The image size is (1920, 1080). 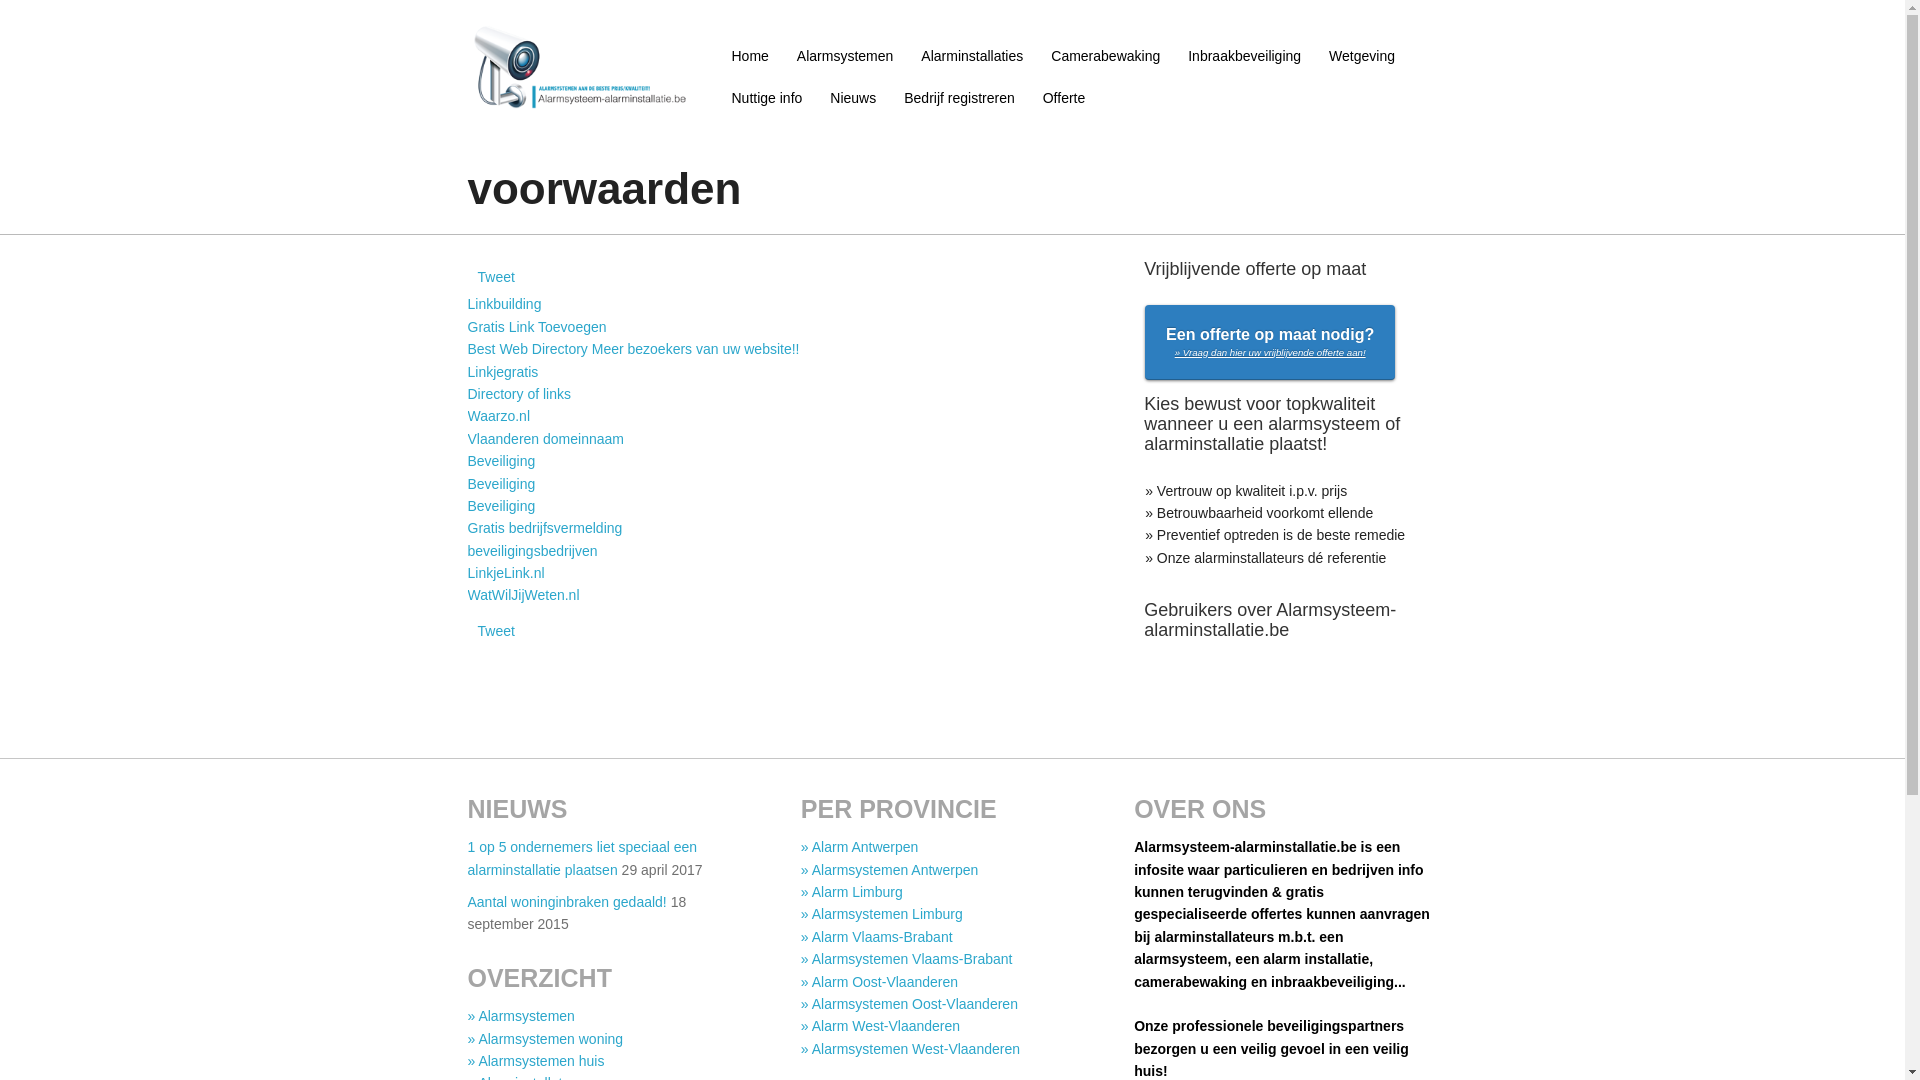 I want to click on 'Nuttige info', so click(x=718, y=97).